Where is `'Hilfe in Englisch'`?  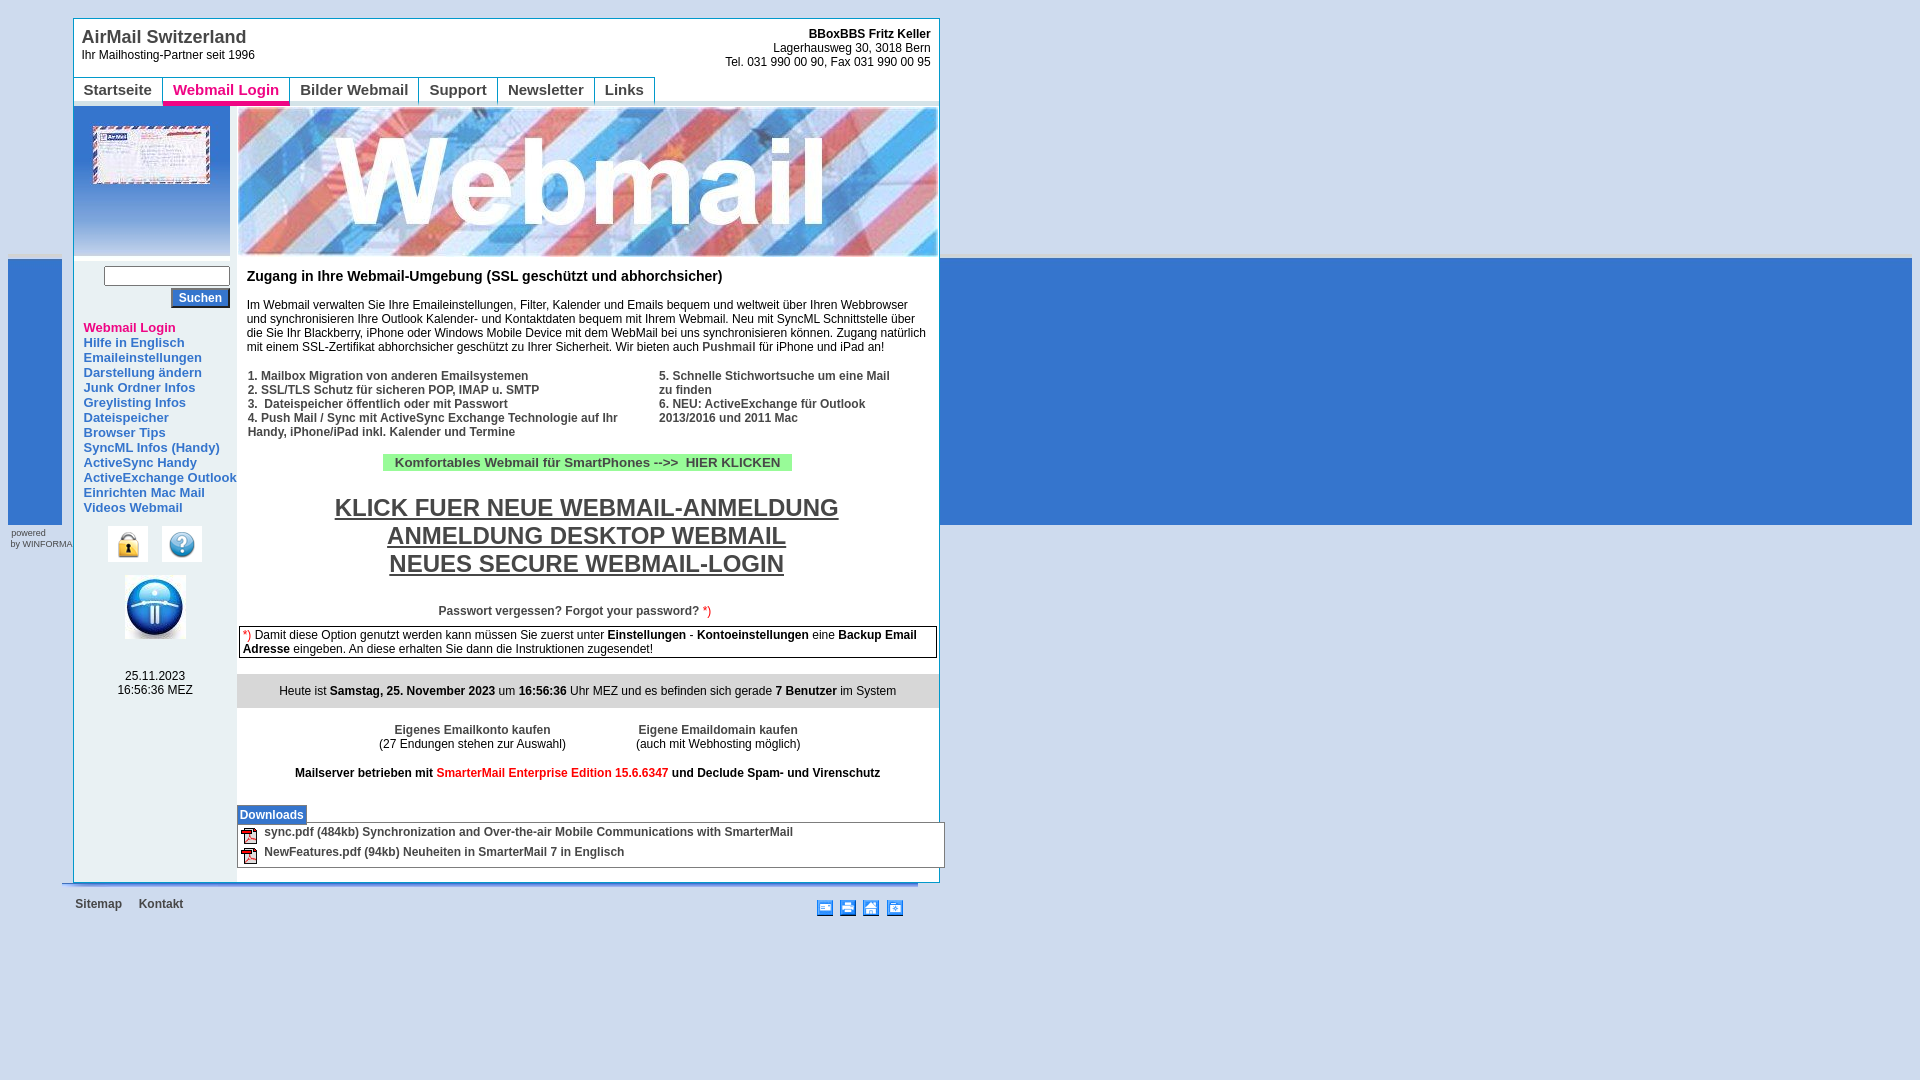
'Hilfe in Englisch' is located at coordinates (128, 341).